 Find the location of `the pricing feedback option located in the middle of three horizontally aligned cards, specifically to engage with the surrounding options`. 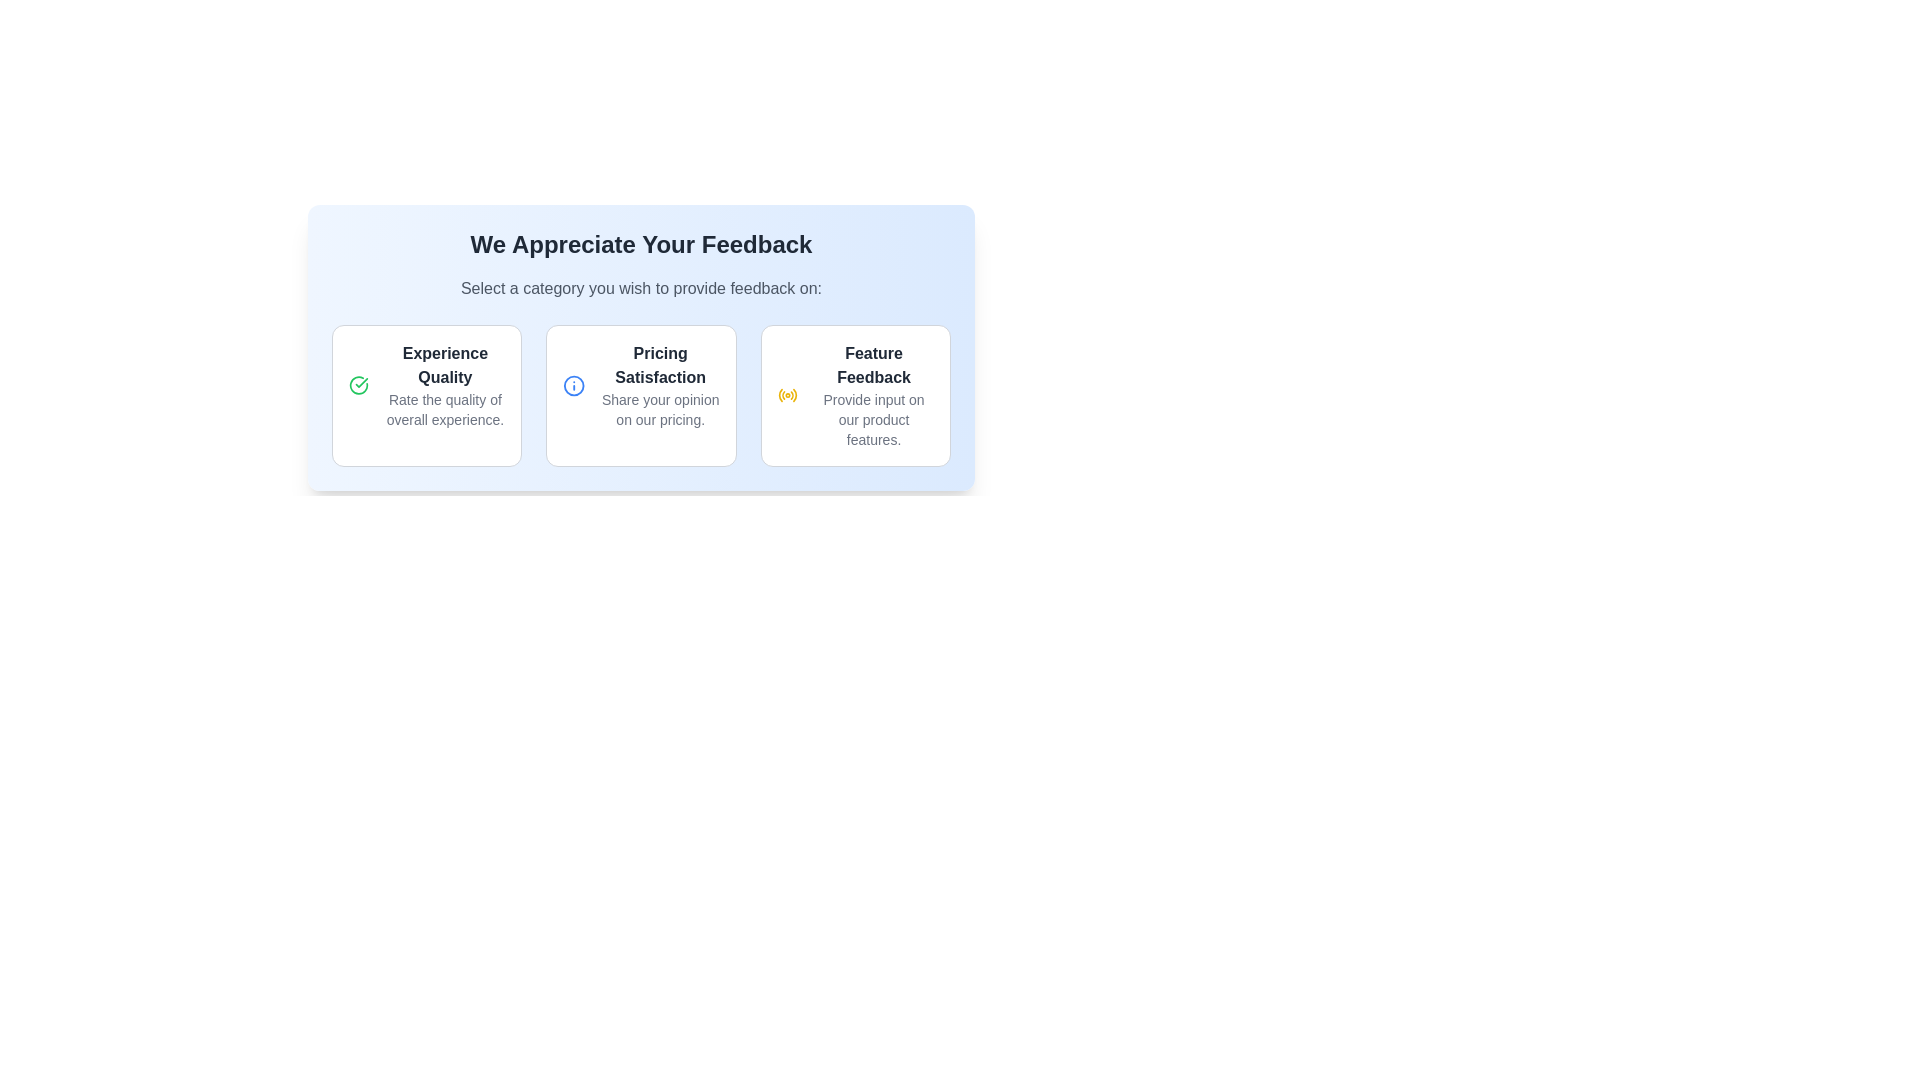

the pricing feedback option located in the middle of three horizontally aligned cards, specifically to engage with the surrounding options is located at coordinates (660, 385).